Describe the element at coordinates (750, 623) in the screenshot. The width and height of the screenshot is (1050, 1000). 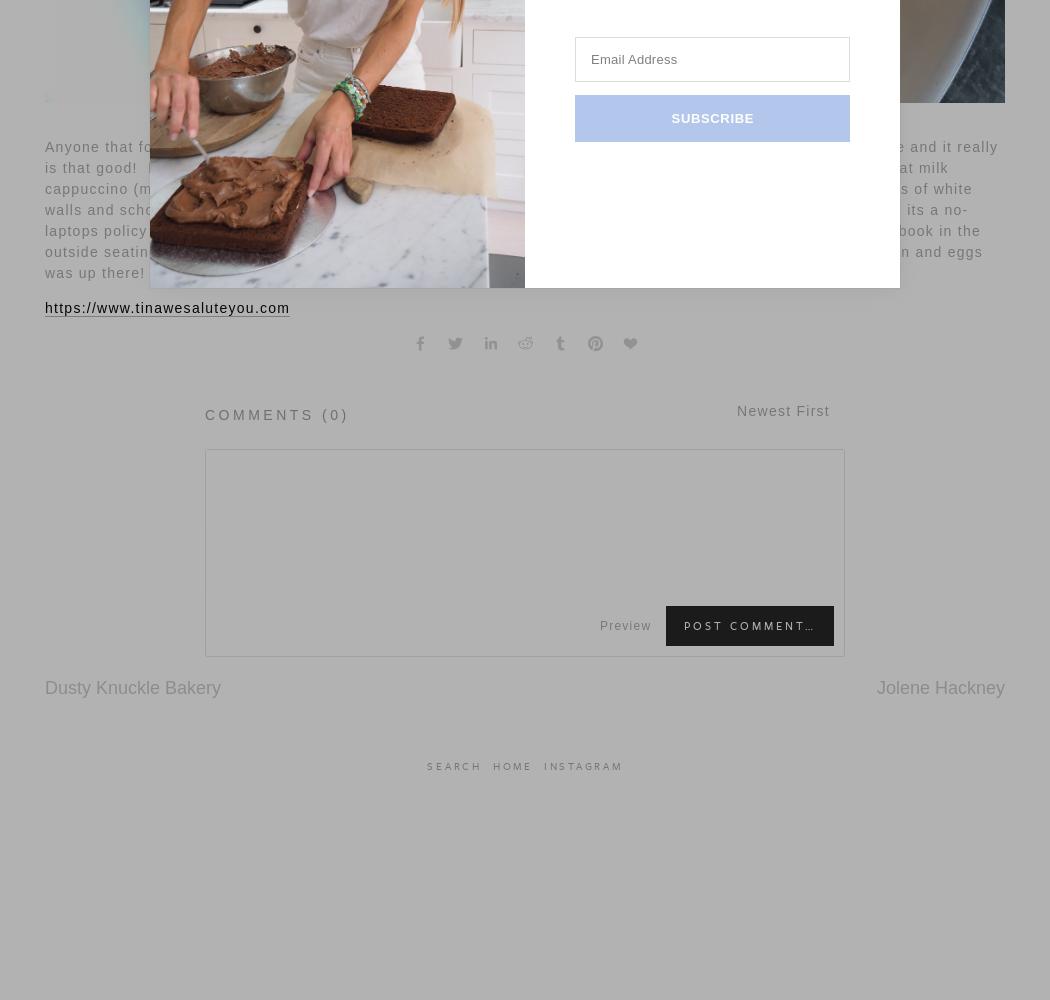
I see `'Post Comment…'` at that location.